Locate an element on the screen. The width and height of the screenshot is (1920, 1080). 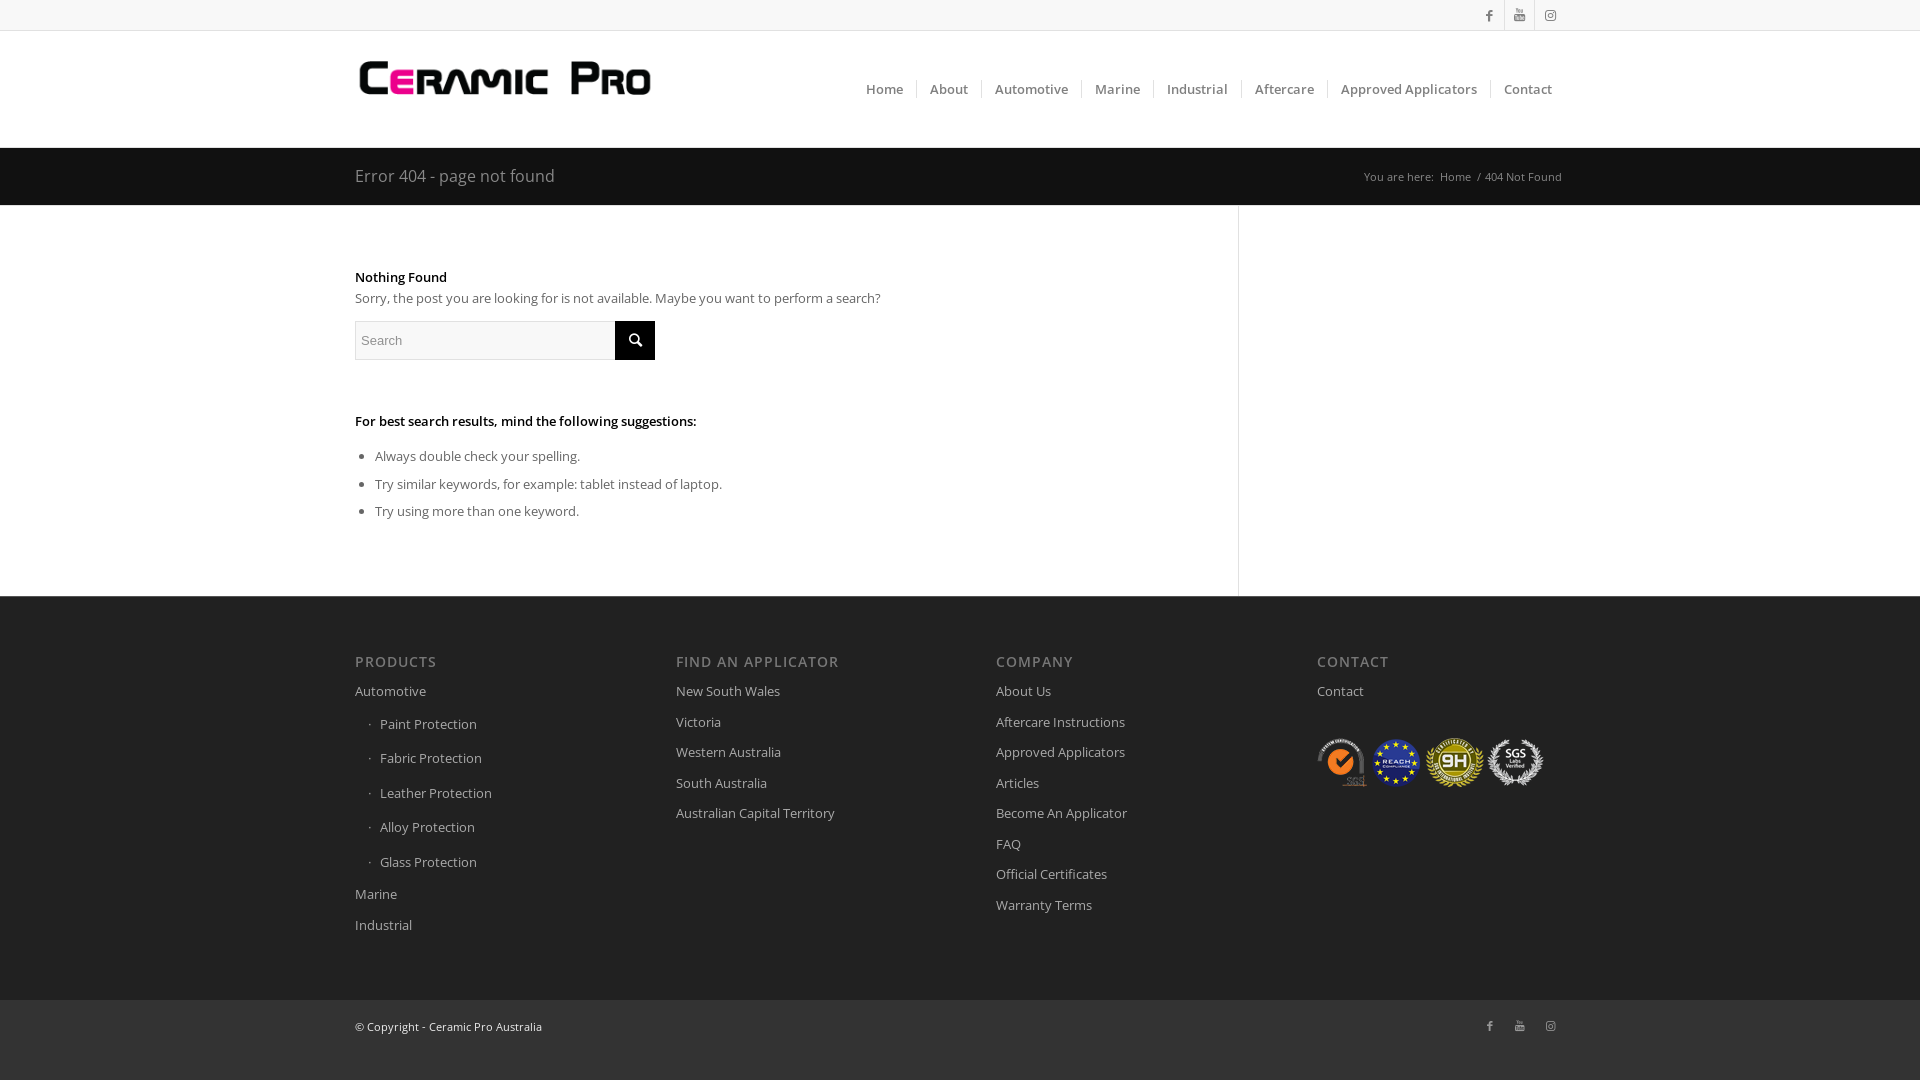
'Become An Applicator' is located at coordinates (1118, 813).